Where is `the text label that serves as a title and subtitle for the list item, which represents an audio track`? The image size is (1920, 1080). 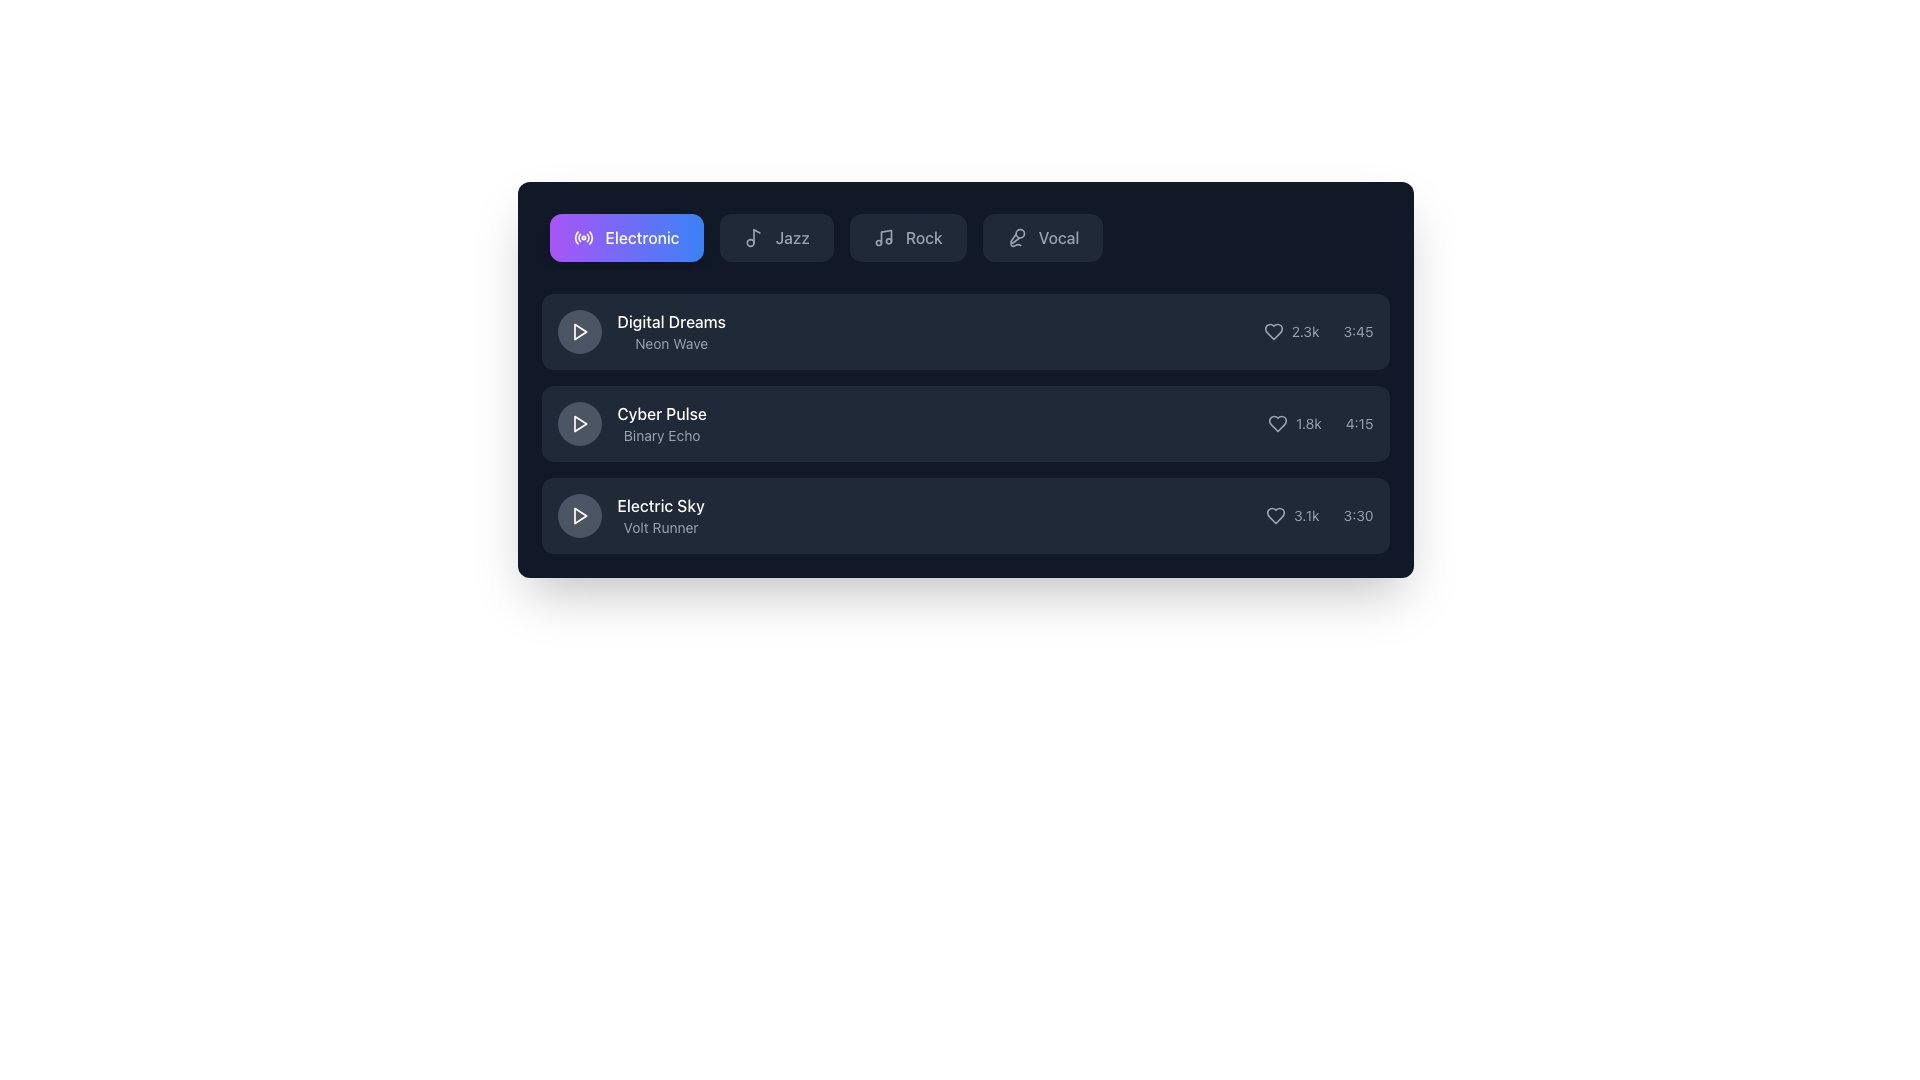
the text label that serves as a title and subtitle for the list item, which represents an audio track is located at coordinates (661, 515).